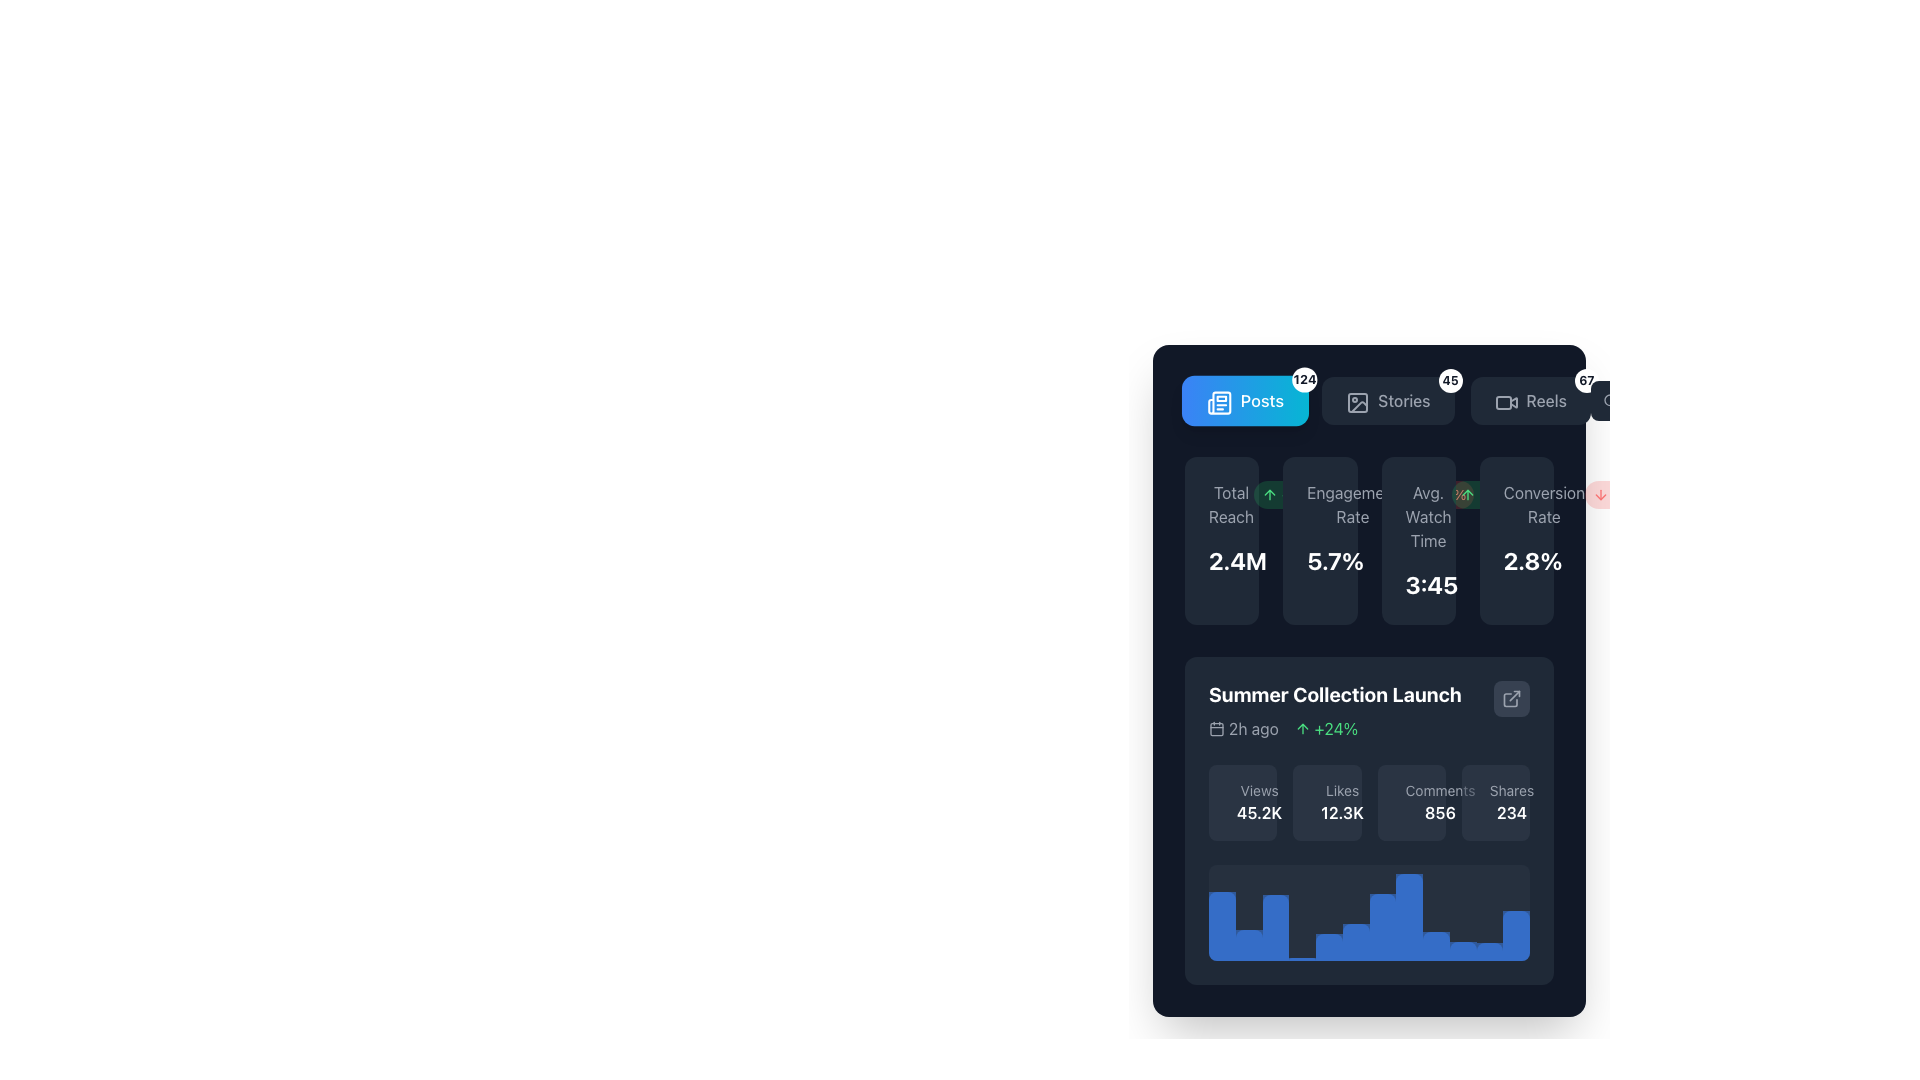 Image resolution: width=1920 pixels, height=1080 pixels. Describe the element at coordinates (1386, 401) in the screenshot. I see `the button located at the top center of the interface, positioned between the 'Posts' and 'Reels' buttons` at that location.